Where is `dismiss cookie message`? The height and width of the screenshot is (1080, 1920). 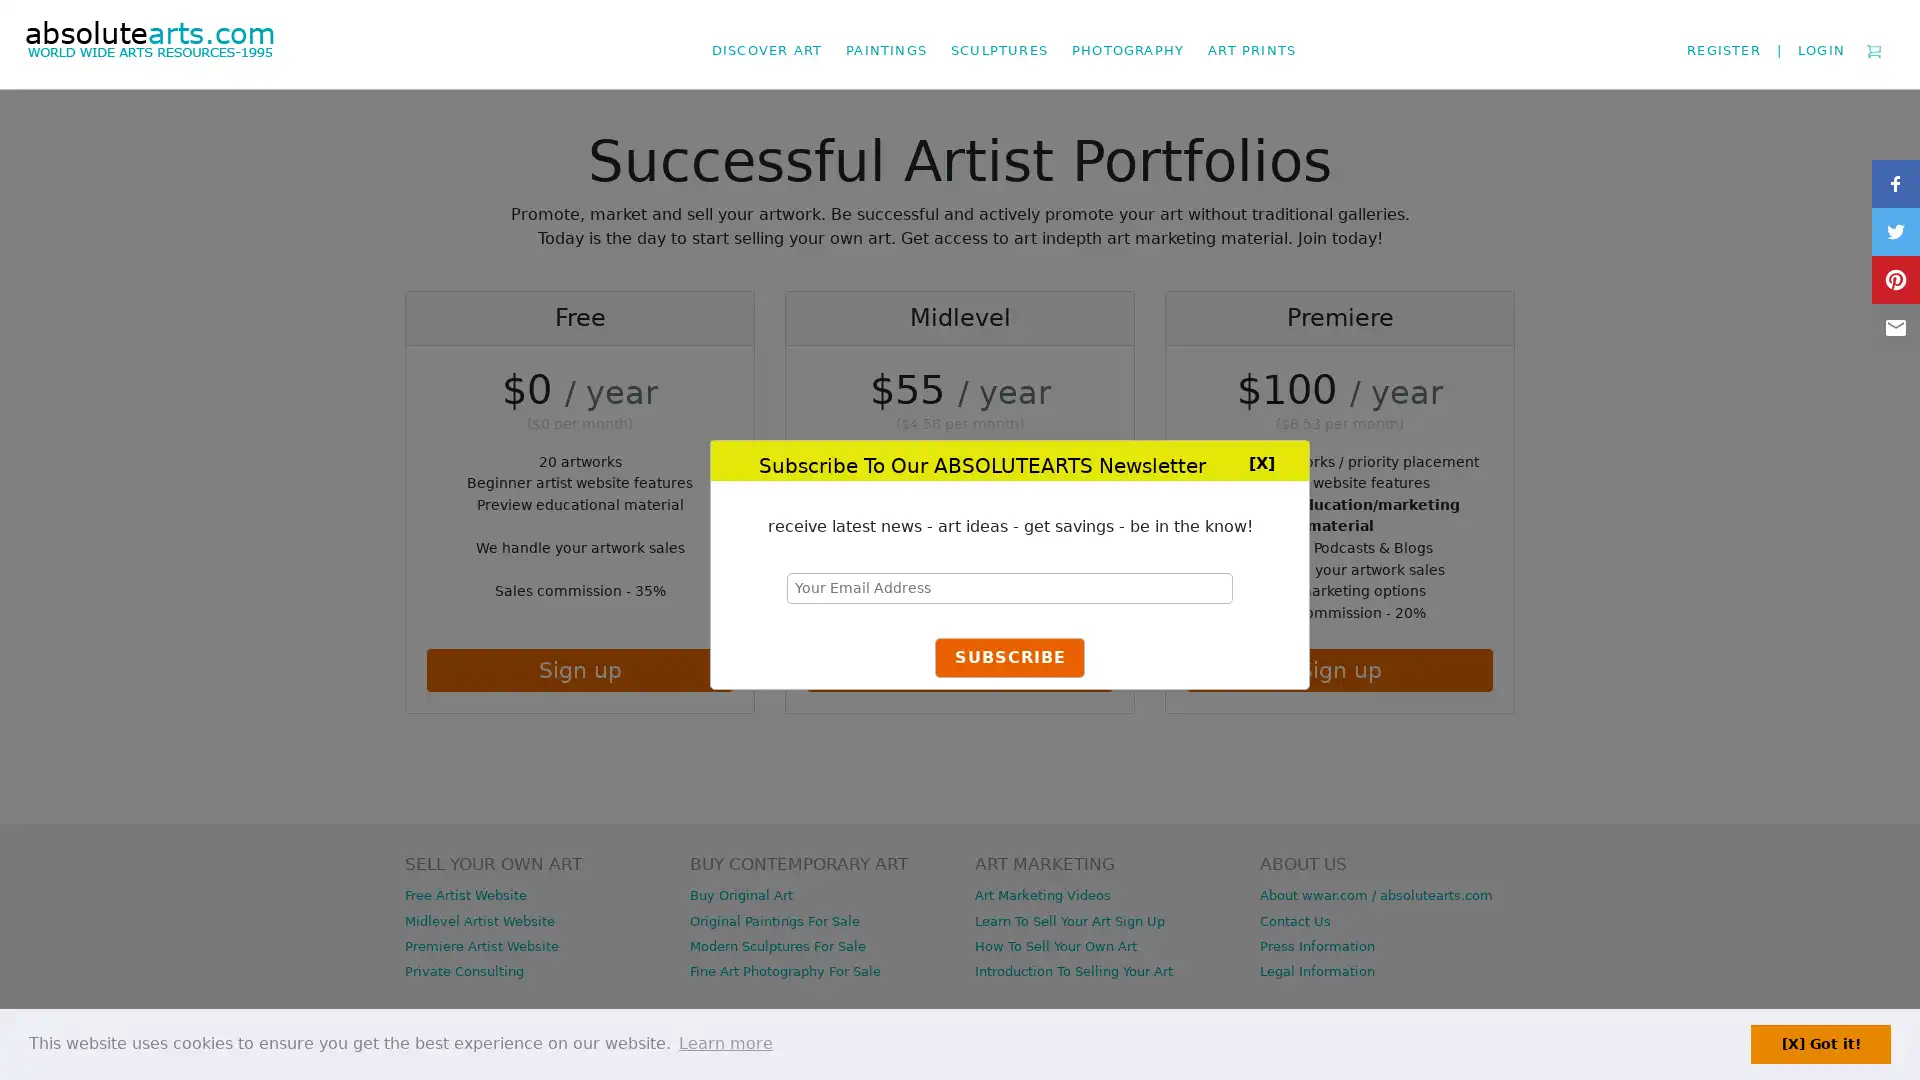 dismiss cookie message is located at coordinates (1820, 1043).